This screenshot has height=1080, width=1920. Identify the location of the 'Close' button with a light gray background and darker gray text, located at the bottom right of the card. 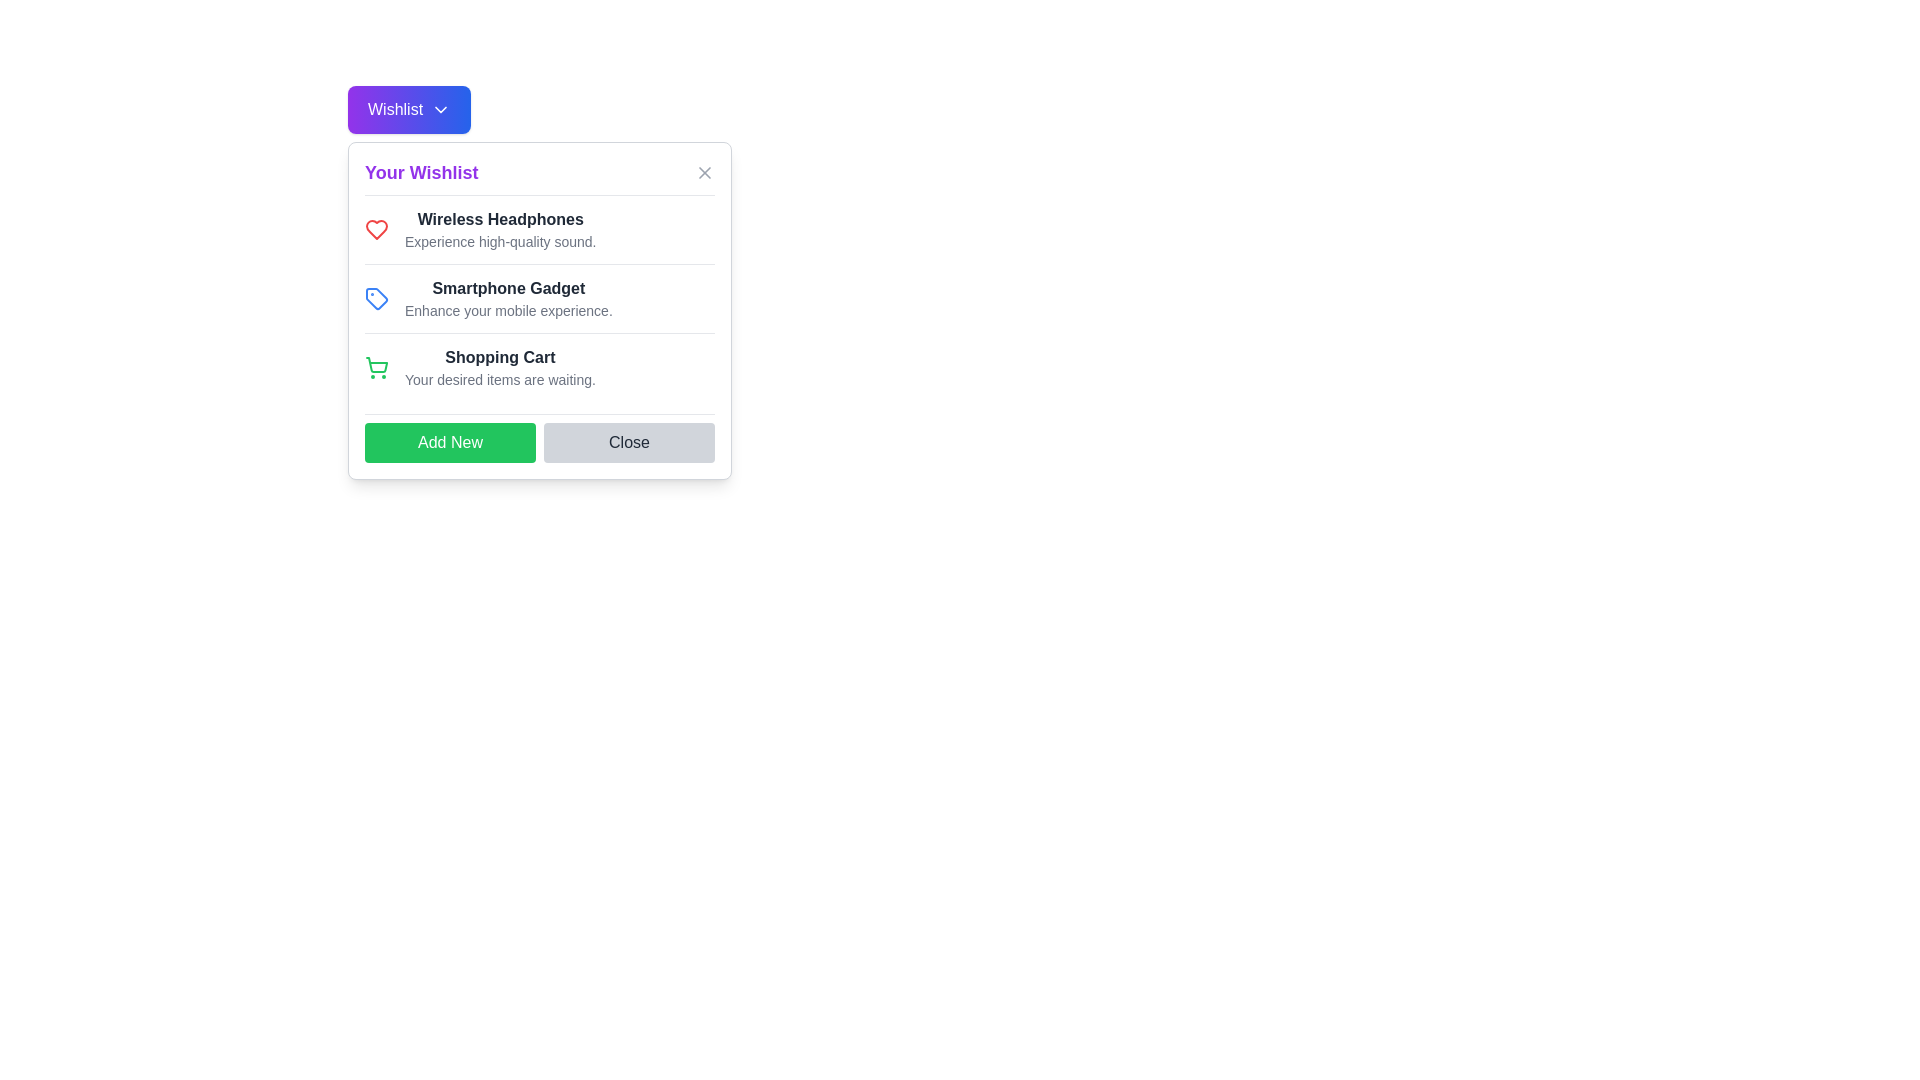
(628, 442).